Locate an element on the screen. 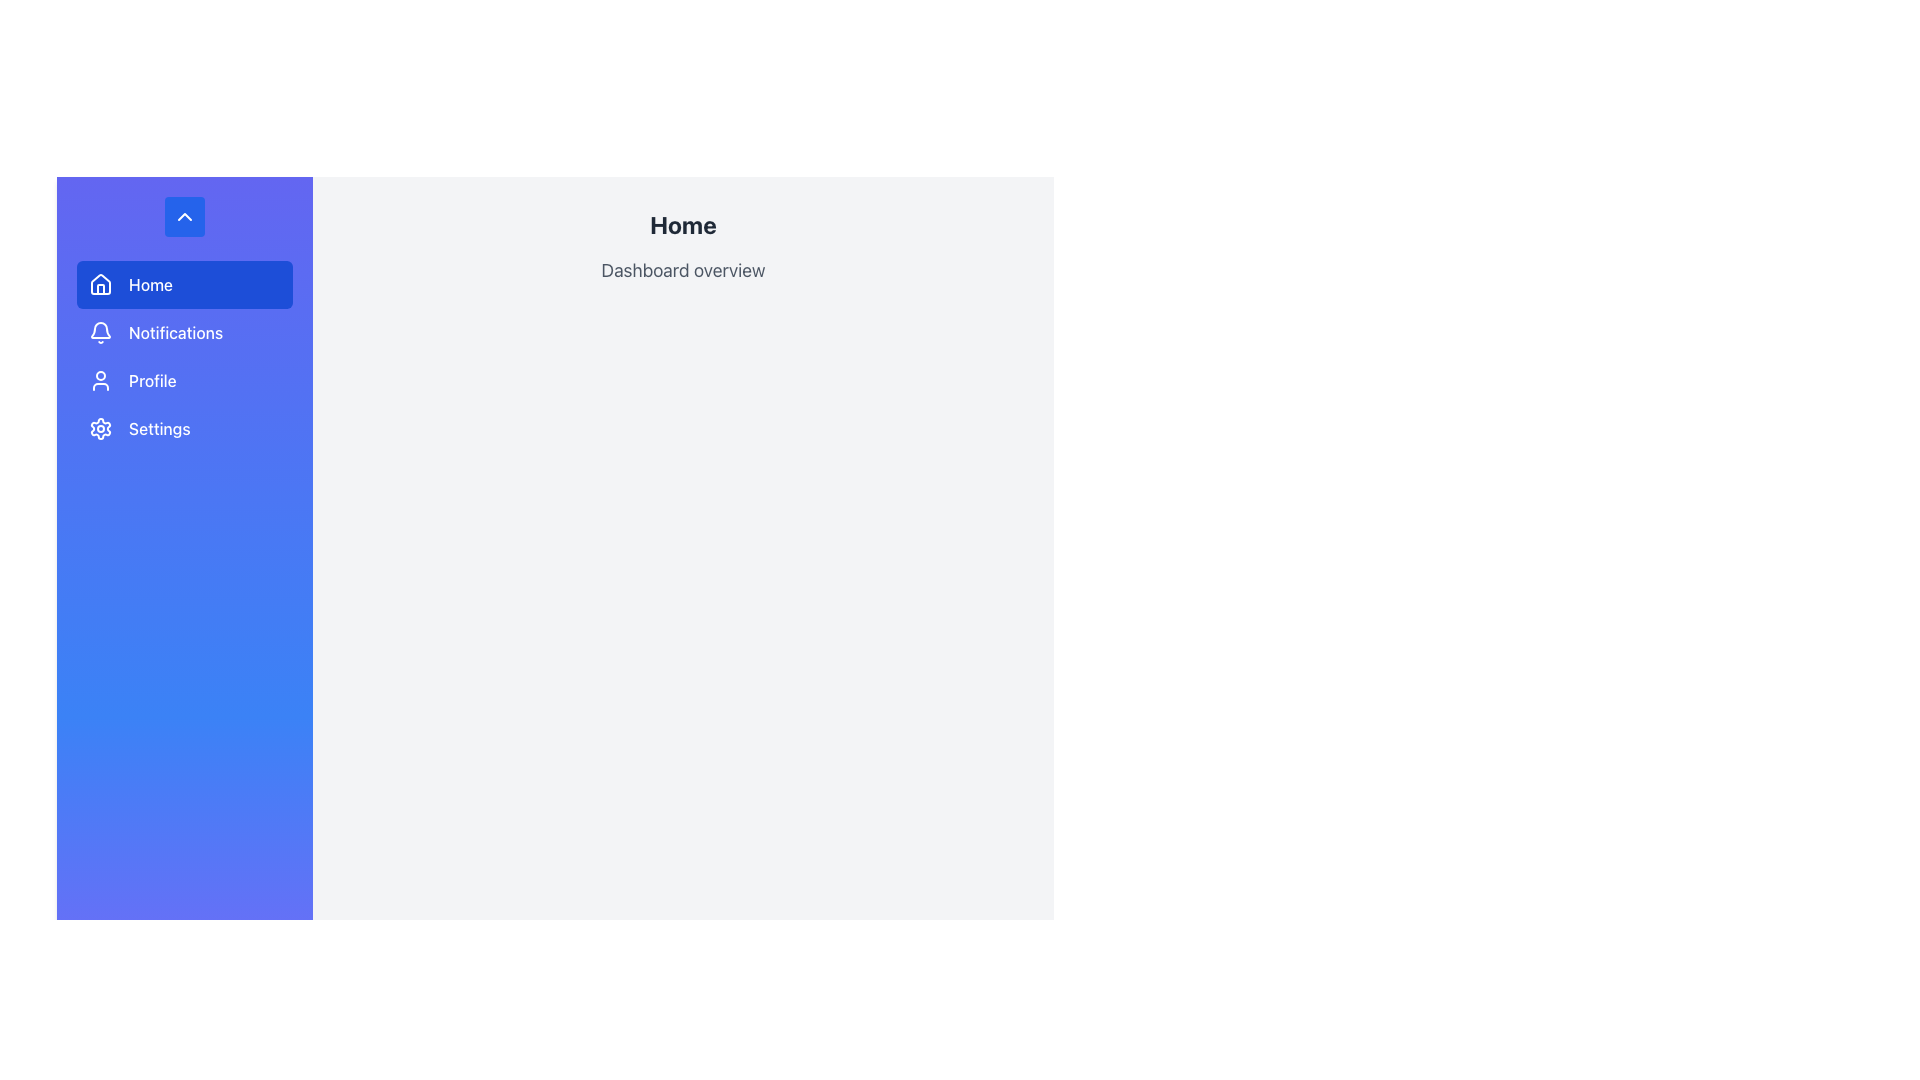 This screenshot has height=1080, width=1920. the lower section of the 'Home' icon in the navigation bar, which is positioned above the 'Home' label is located at coordinates (99, 284).